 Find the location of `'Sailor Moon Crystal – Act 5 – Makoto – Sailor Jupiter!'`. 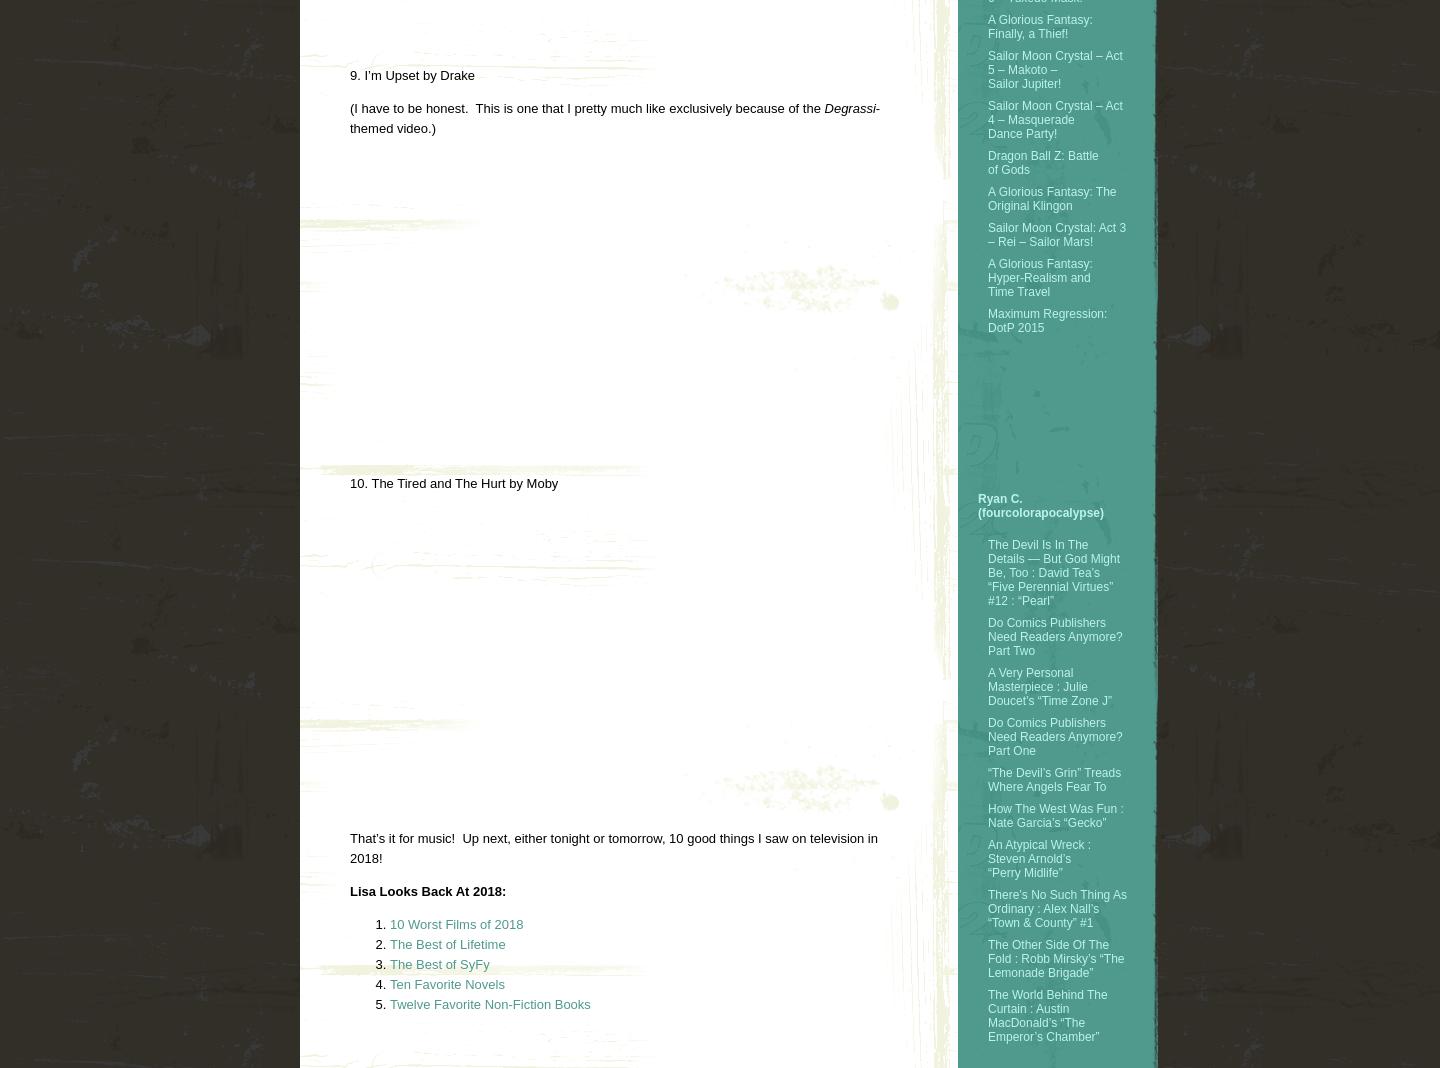

'Sailor Moon Crystal – Act 5 – Makoto – Sailor Jupiter!' is located at coordinates (1054, 67).